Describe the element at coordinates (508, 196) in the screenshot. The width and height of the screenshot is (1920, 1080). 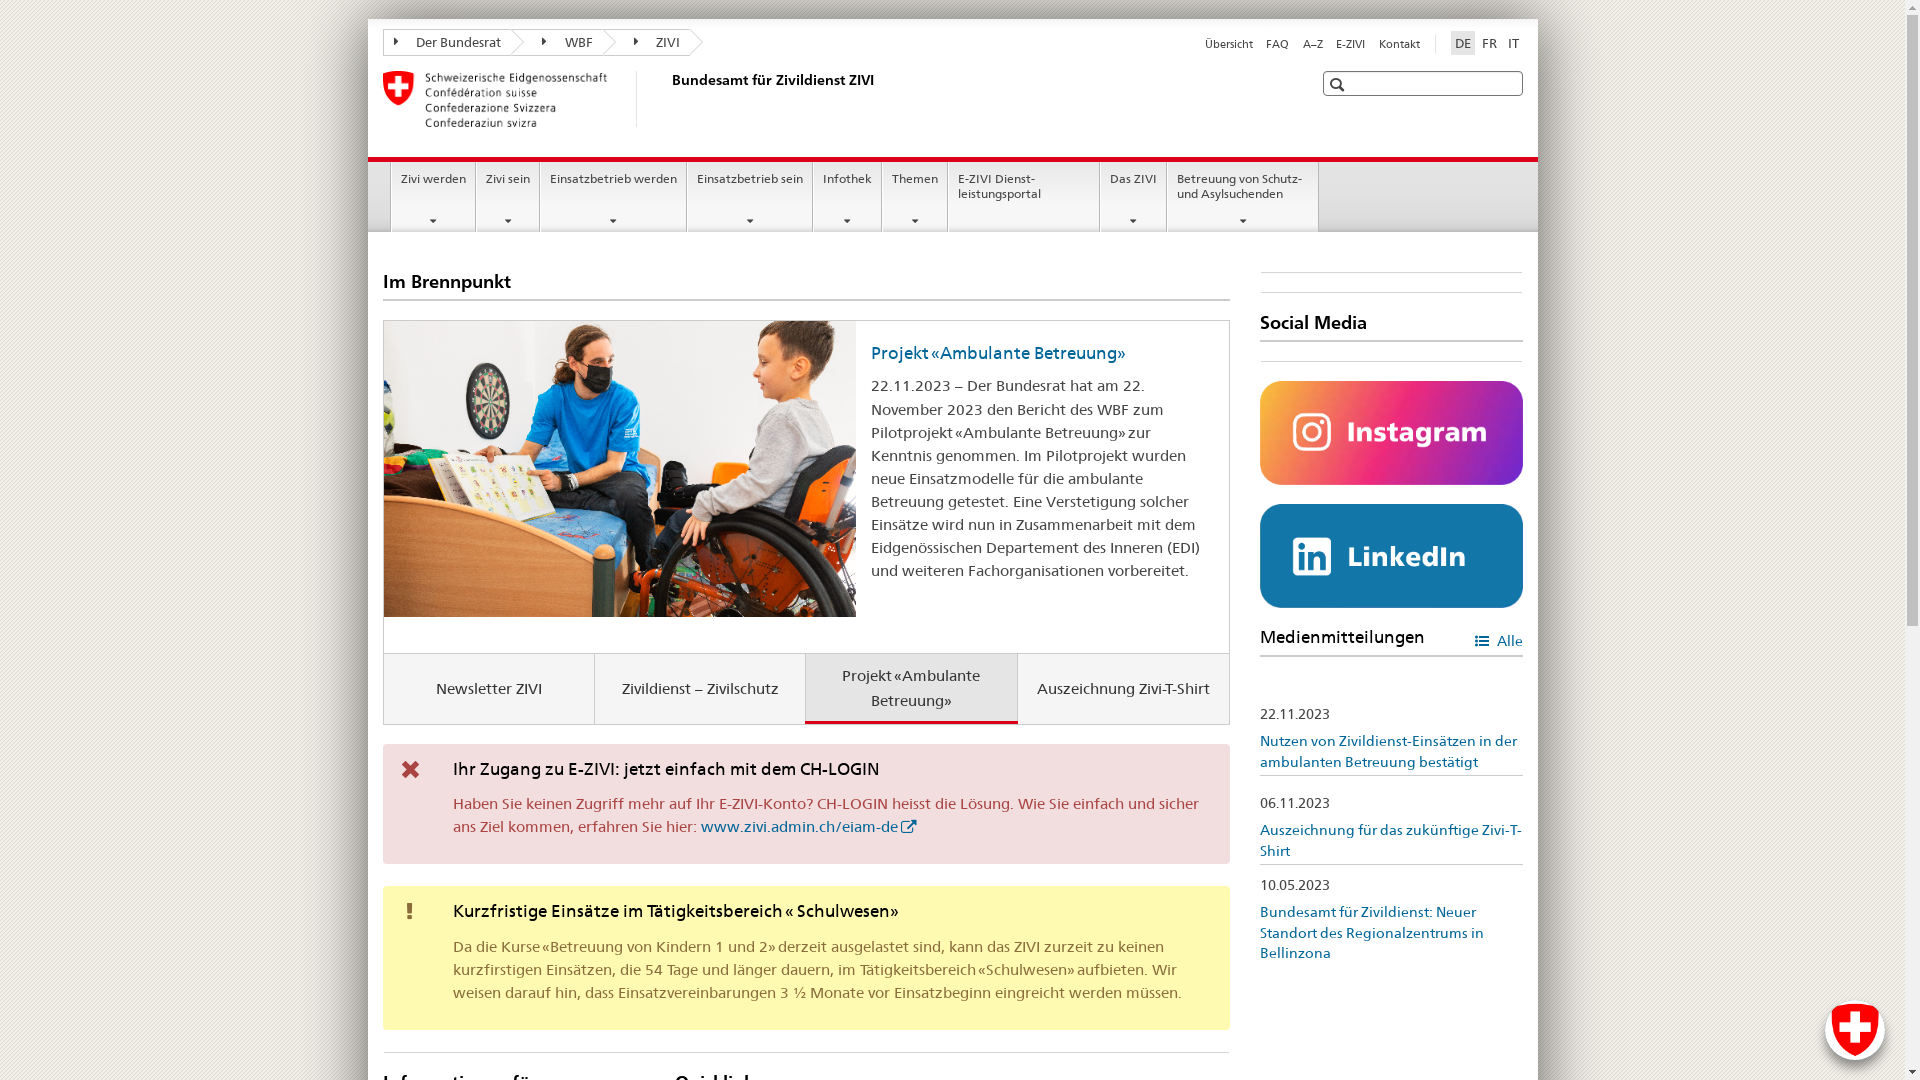
I see `'Zivi sein'` at that location.